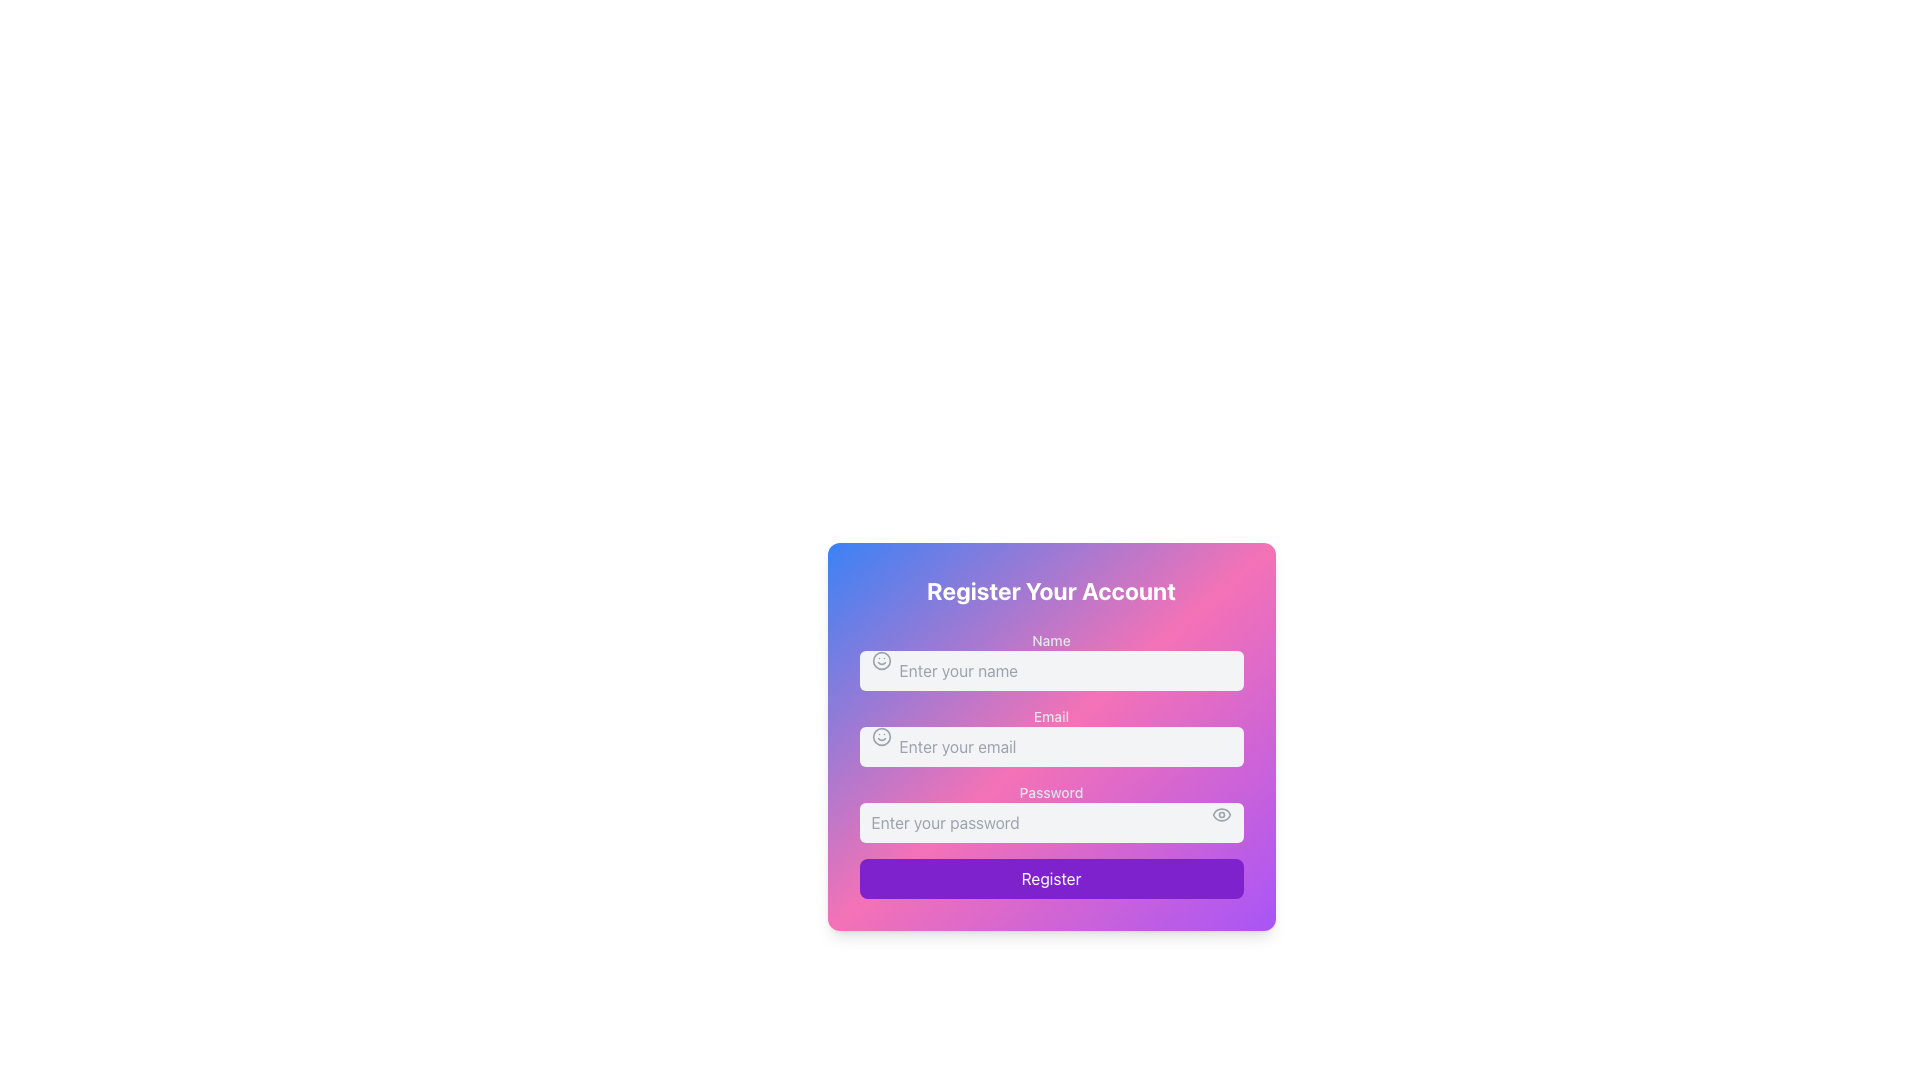  I want to click on the Decorative icon located at the top-left corner inside the input field labeled 'Name', which is positioned above the placeholder text 'Enter your name', so click(880, 660).